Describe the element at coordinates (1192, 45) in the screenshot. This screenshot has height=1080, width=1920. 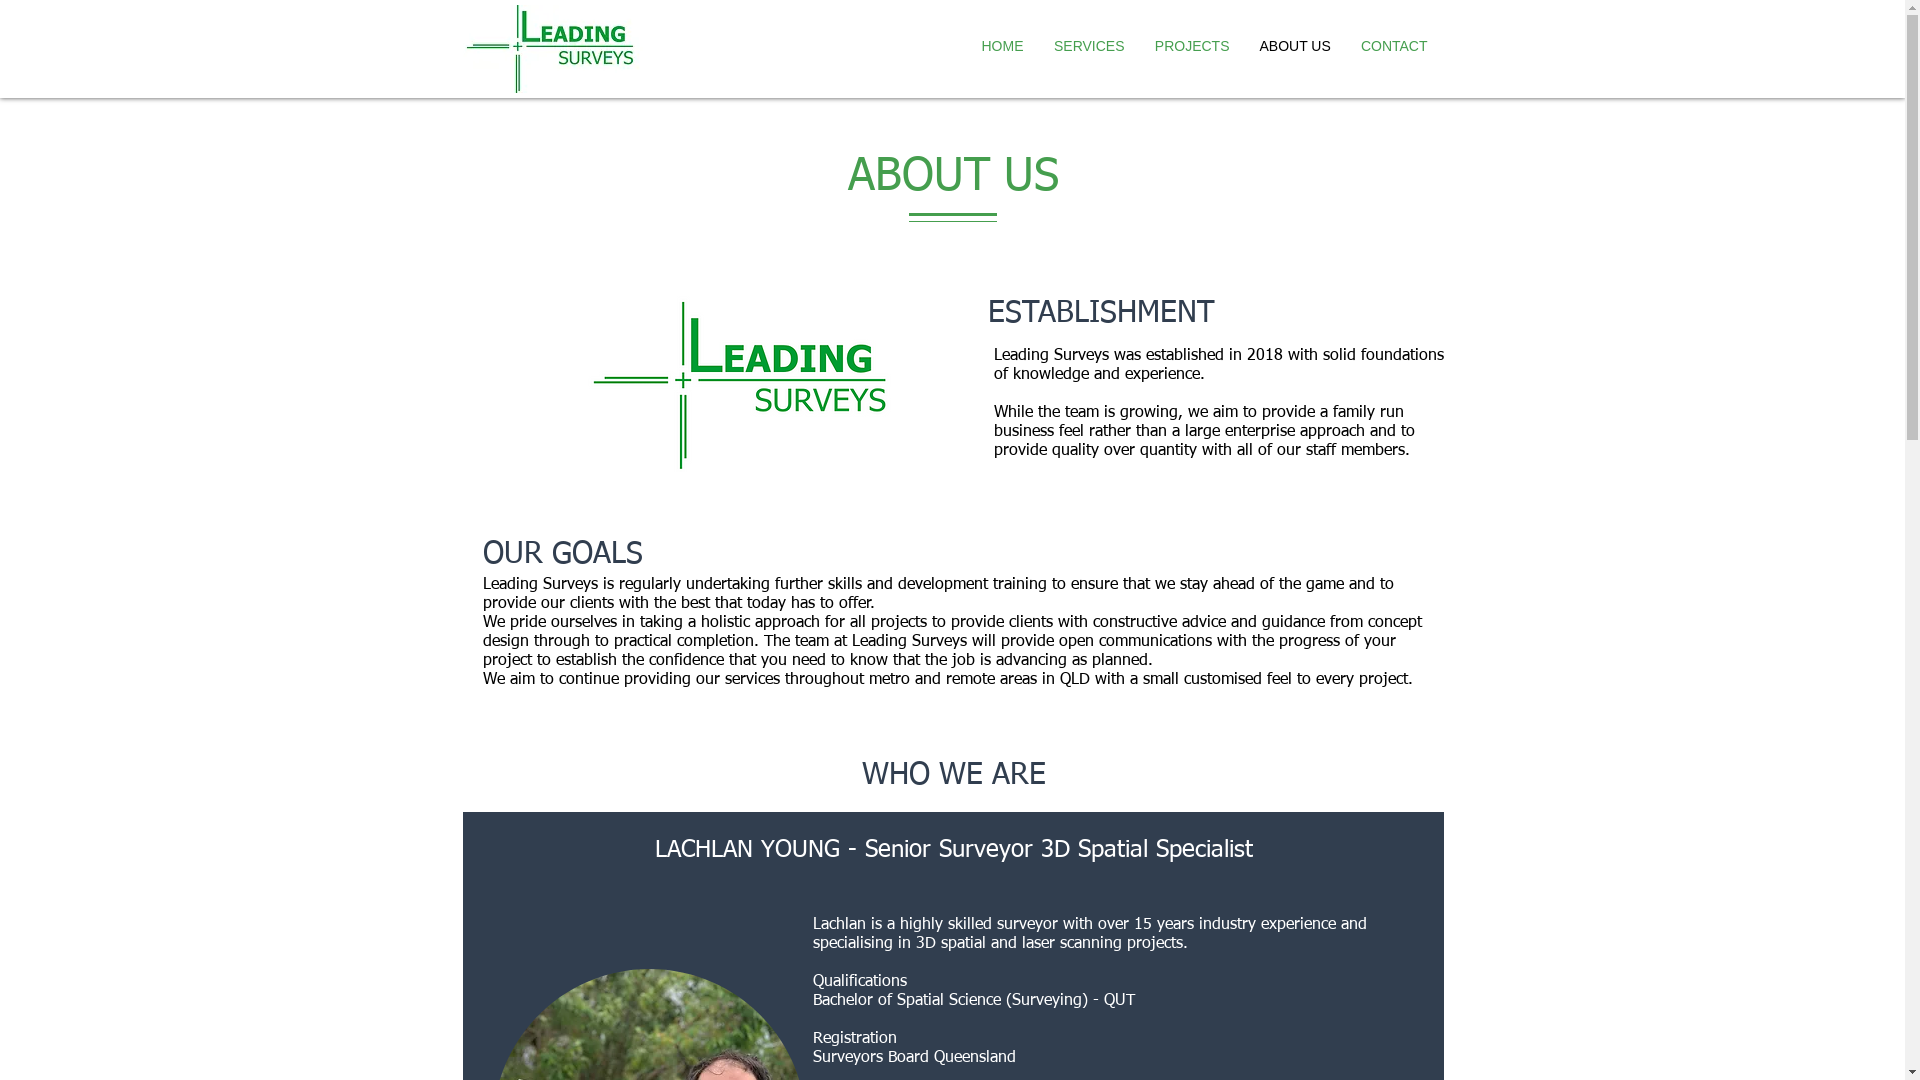
I see `'PROJECTS'` at that location.